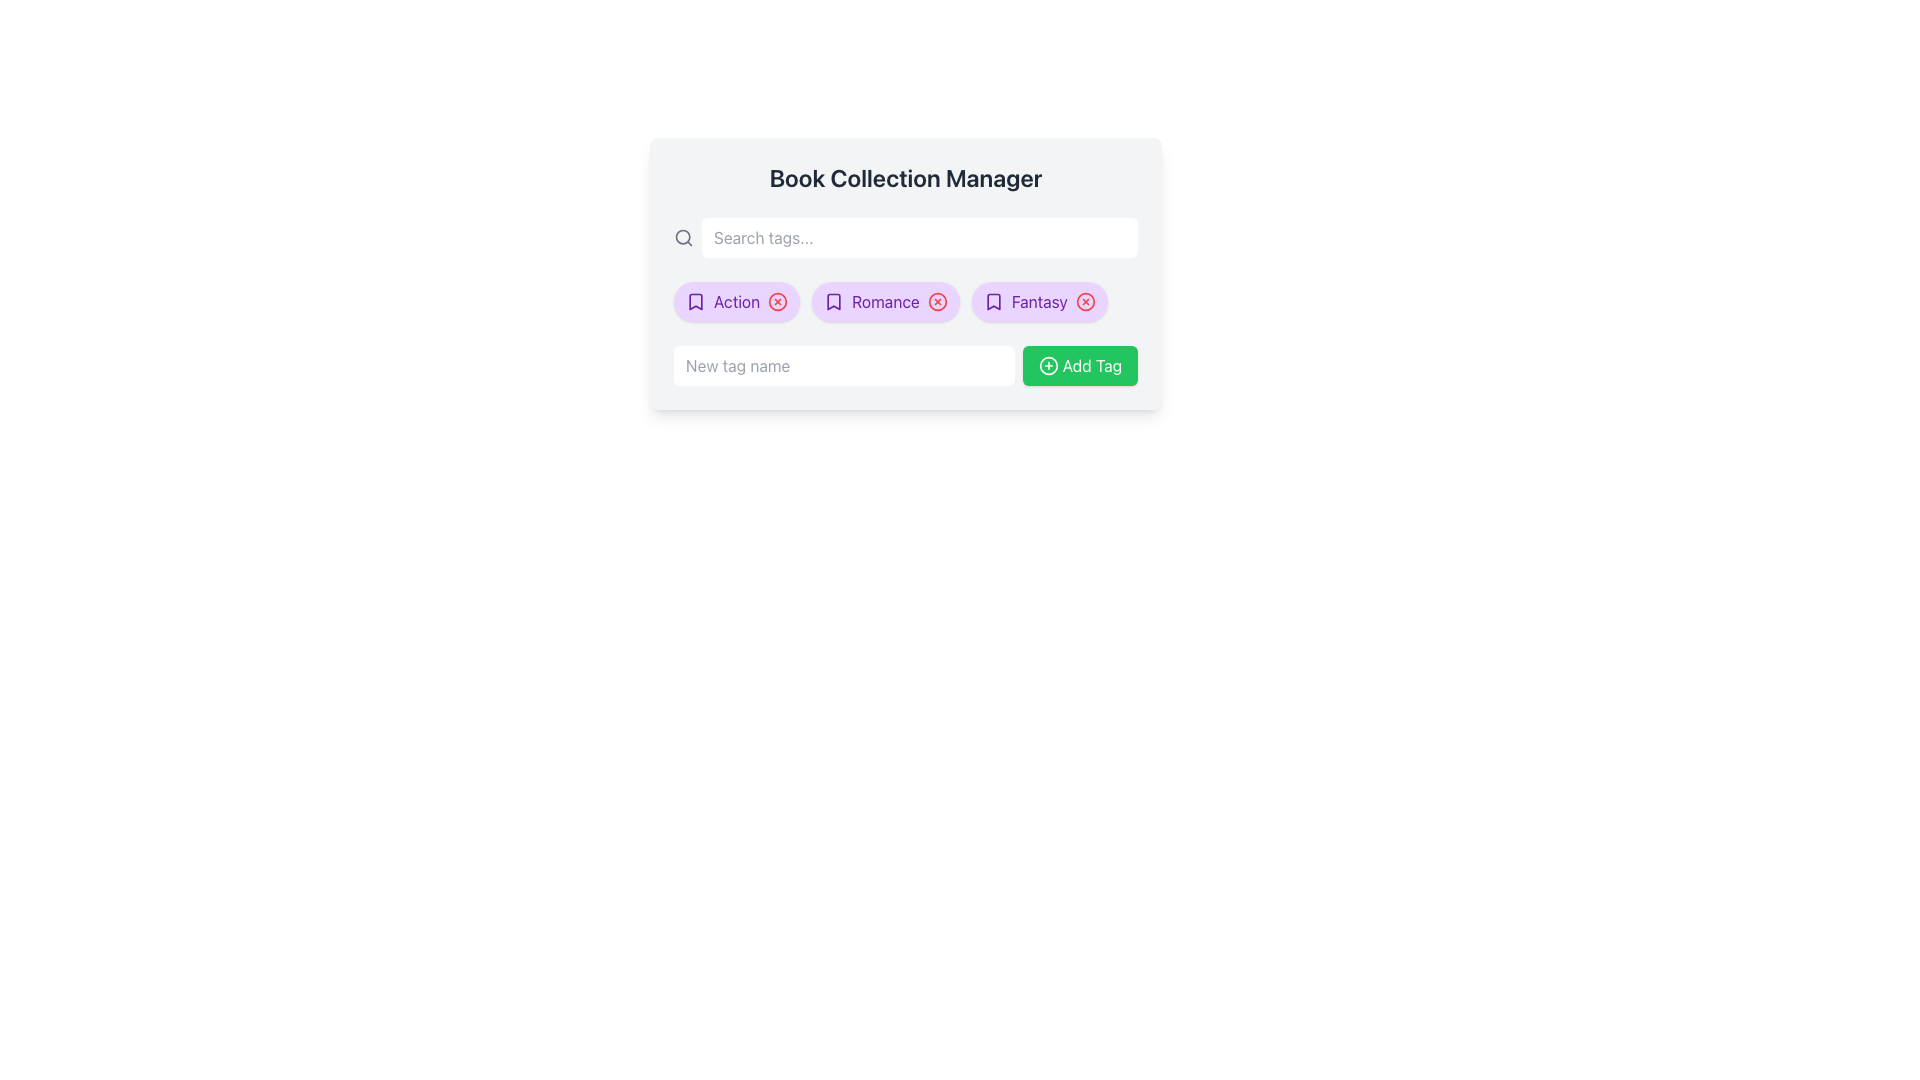  Describe the element at coordinates (683, 236) in the screenshot. I see `the magnifying glass icon represented by the circular shape adjacent to the 'Search tags...' input field by clicking on it` at that location.